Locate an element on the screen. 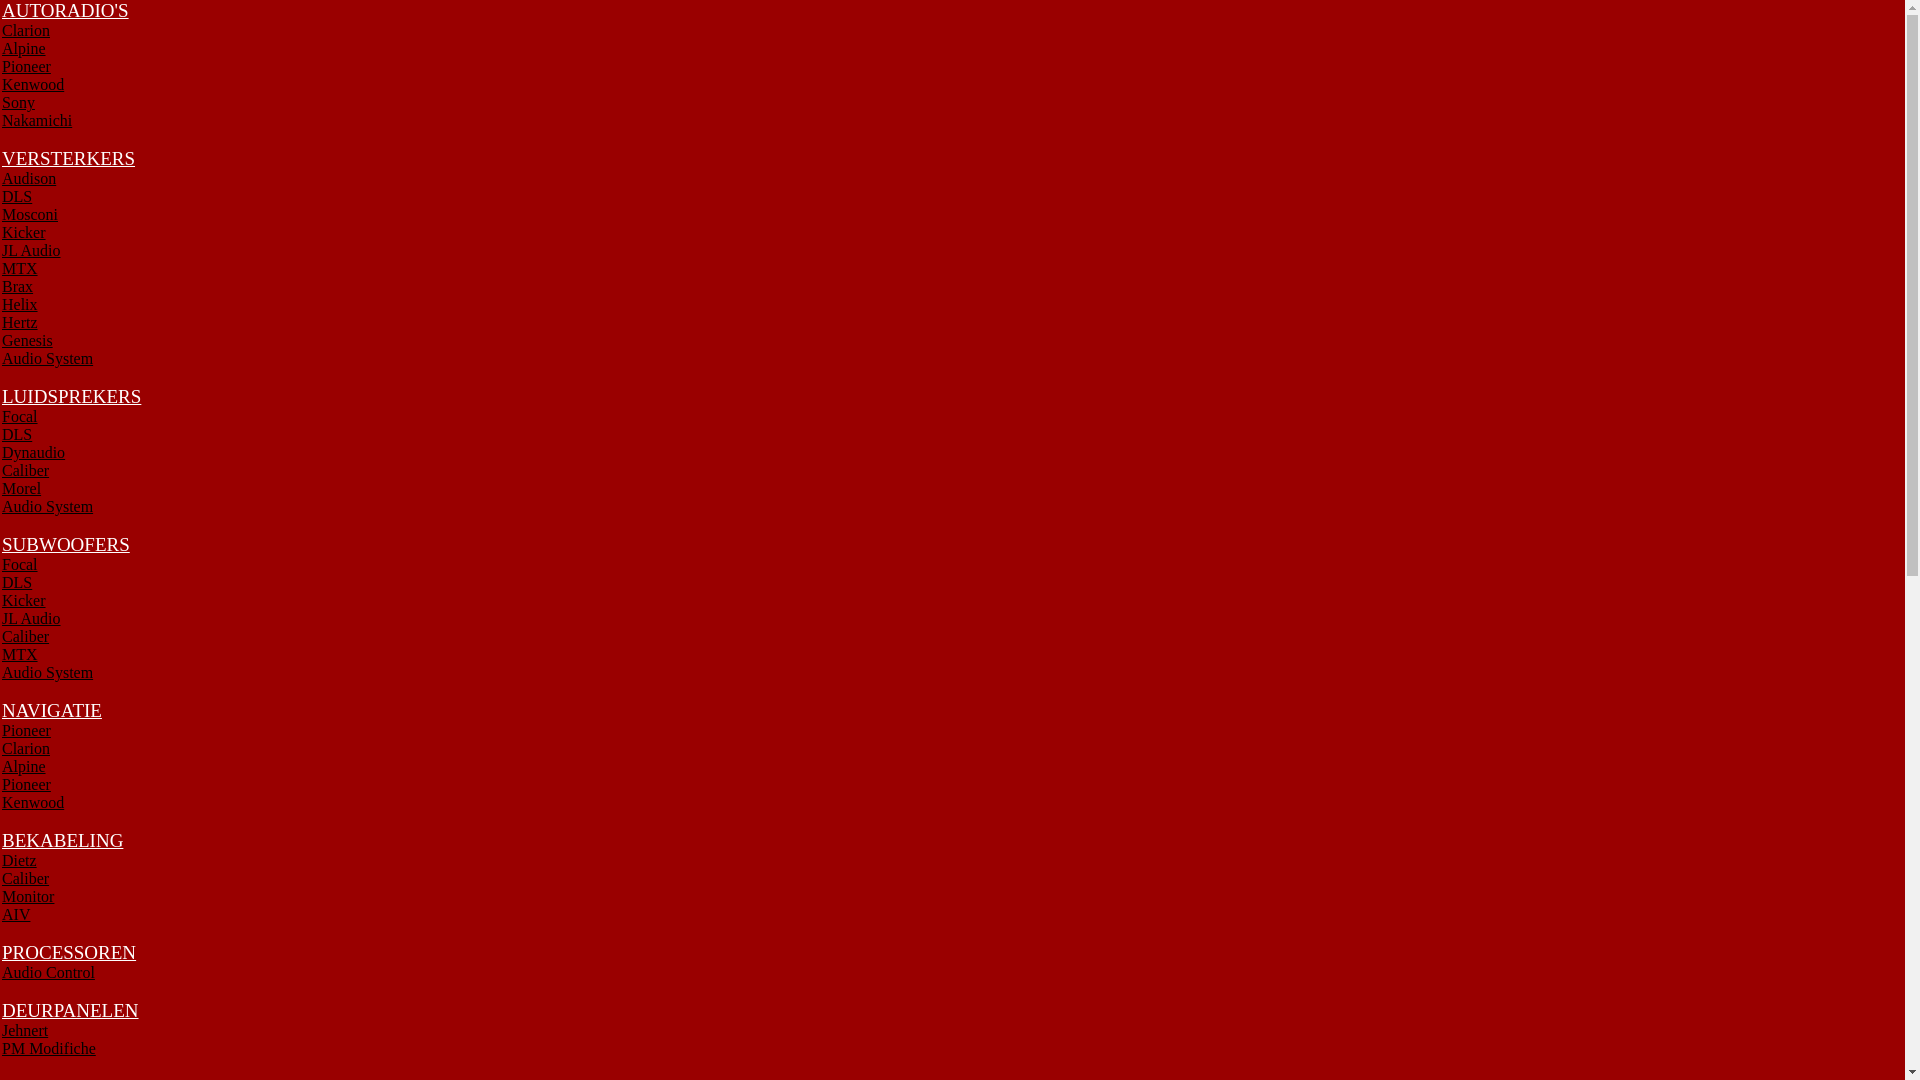 The width and height of the screenshot is (1920, 1080). 'DLS' is located at coordinates (17, 433).